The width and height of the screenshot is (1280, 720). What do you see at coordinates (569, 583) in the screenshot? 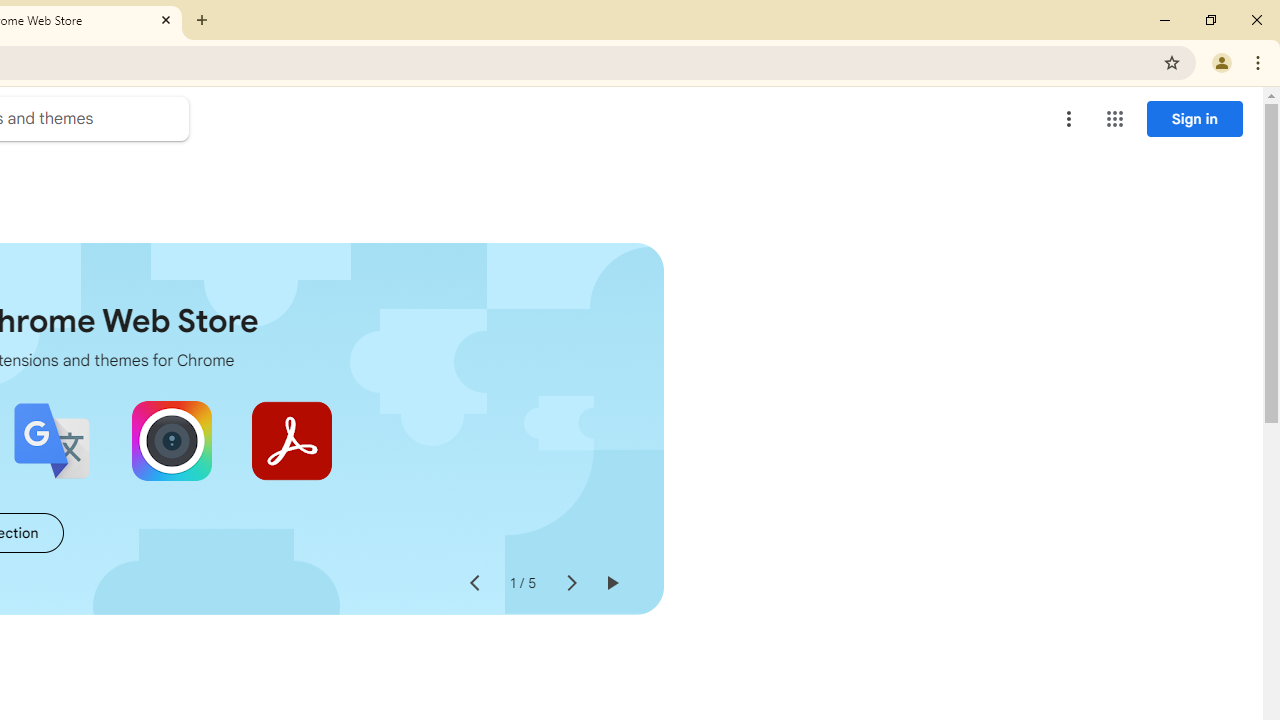
I see `'Next slide'` at bounding box center [569, 583].